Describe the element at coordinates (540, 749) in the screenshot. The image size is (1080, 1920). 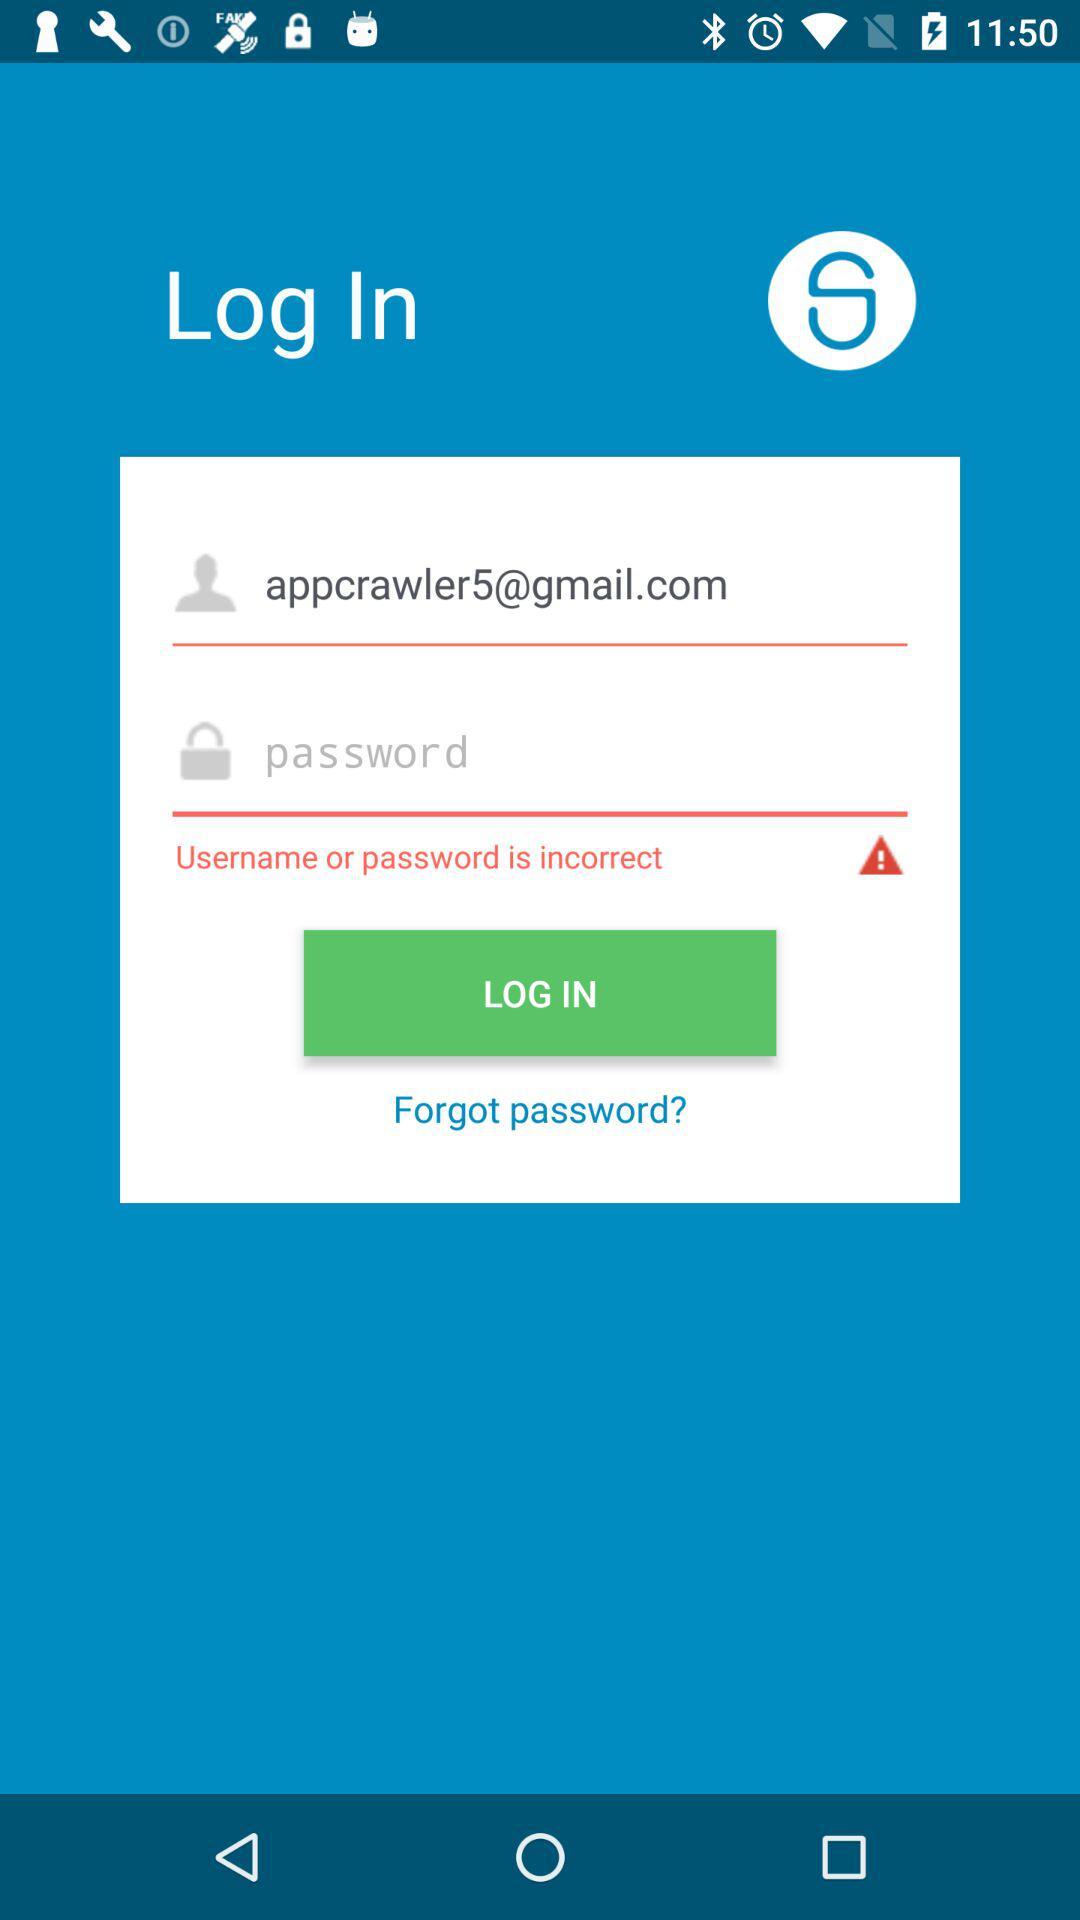
I see `fill in password` at that location.